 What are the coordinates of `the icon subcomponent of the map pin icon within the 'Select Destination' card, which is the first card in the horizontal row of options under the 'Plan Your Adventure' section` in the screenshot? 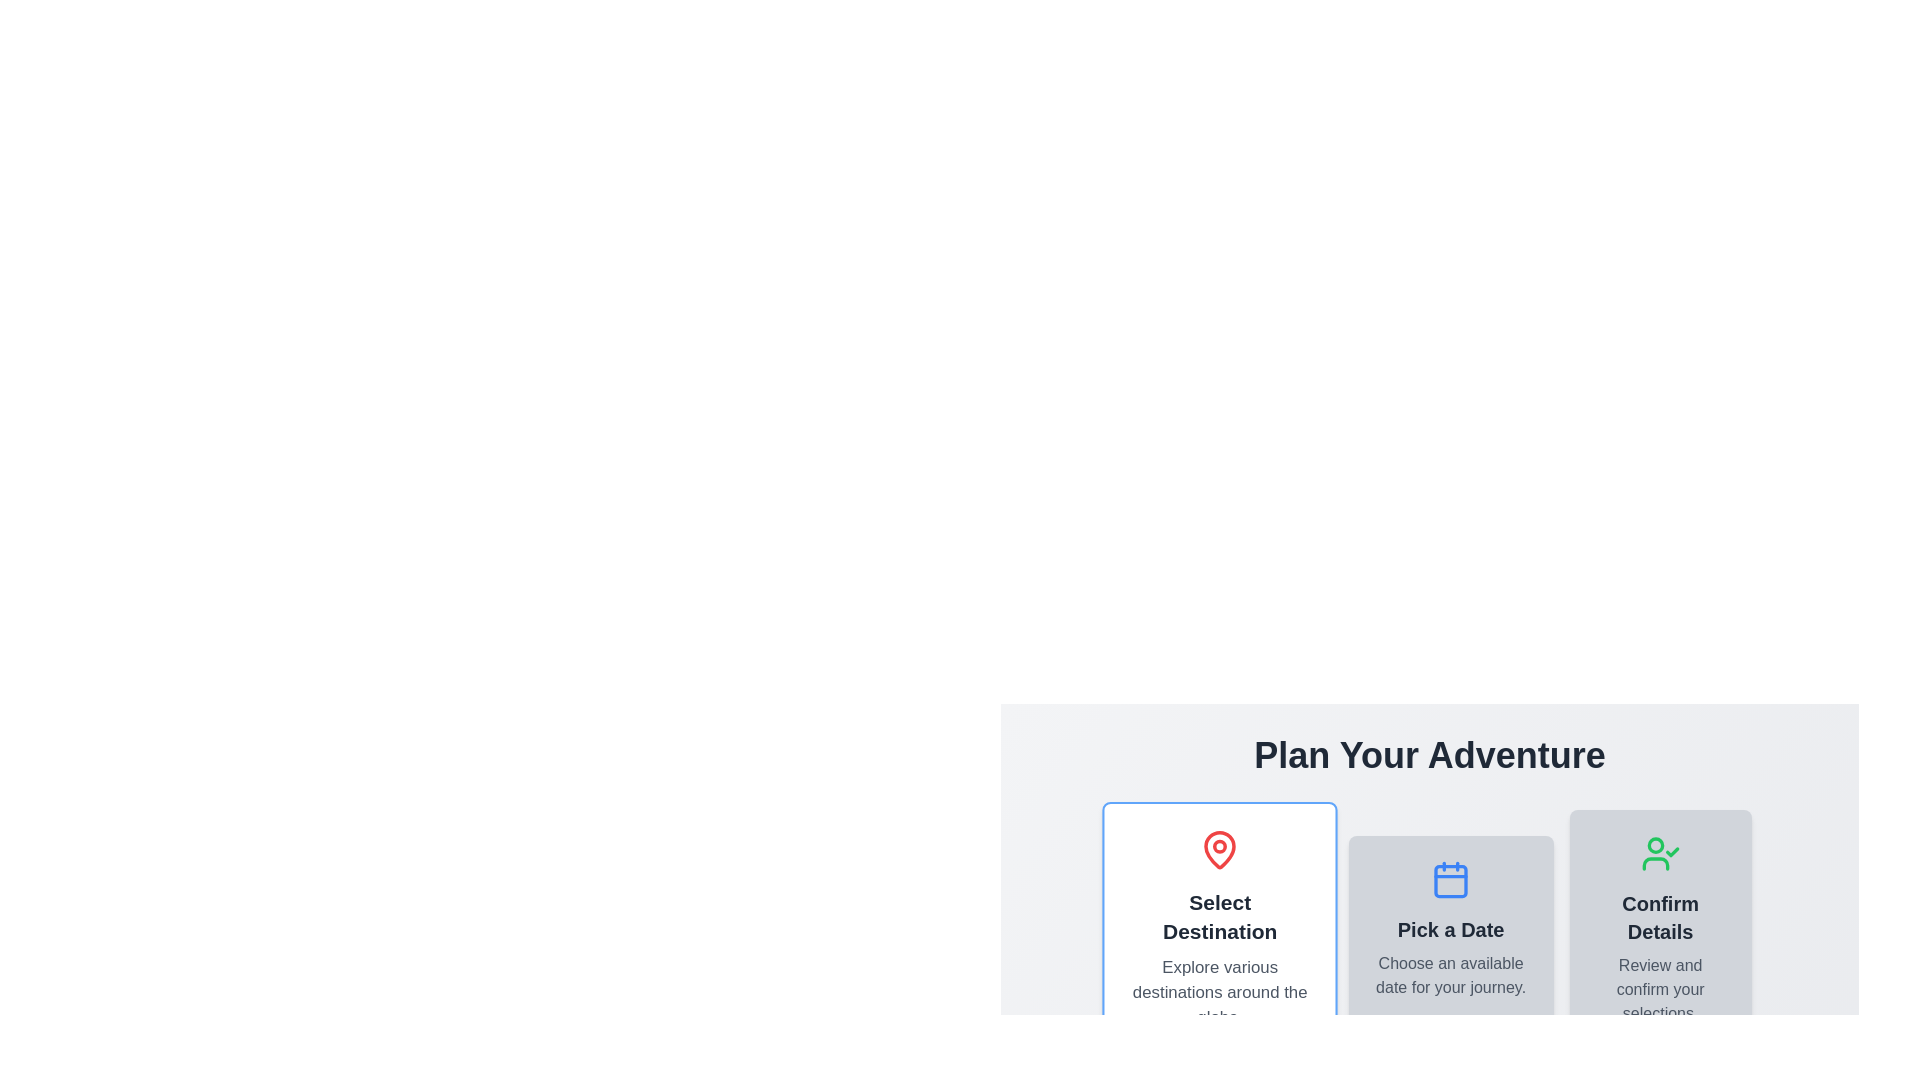 It's located at (1219, 846).